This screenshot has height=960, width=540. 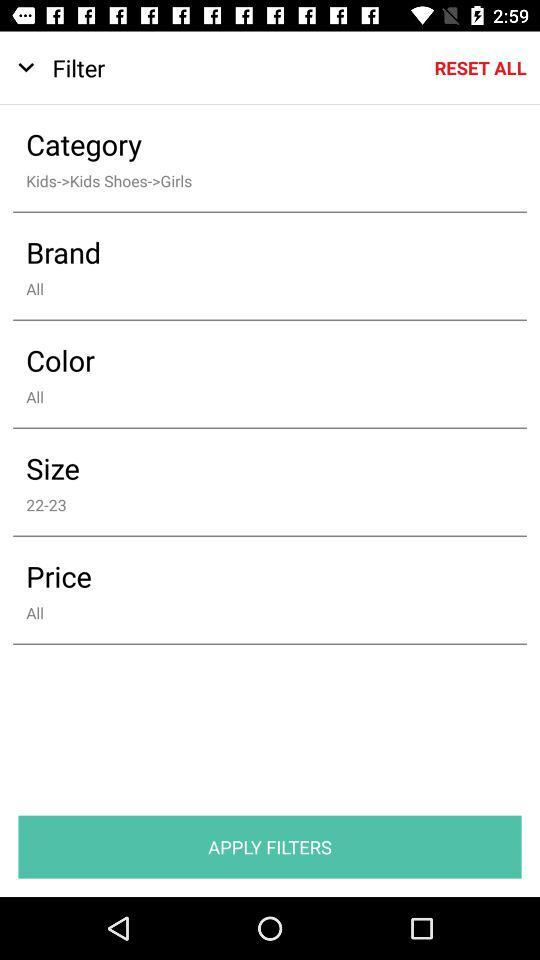 I want to click on the color item, so click(x=256, y=360).